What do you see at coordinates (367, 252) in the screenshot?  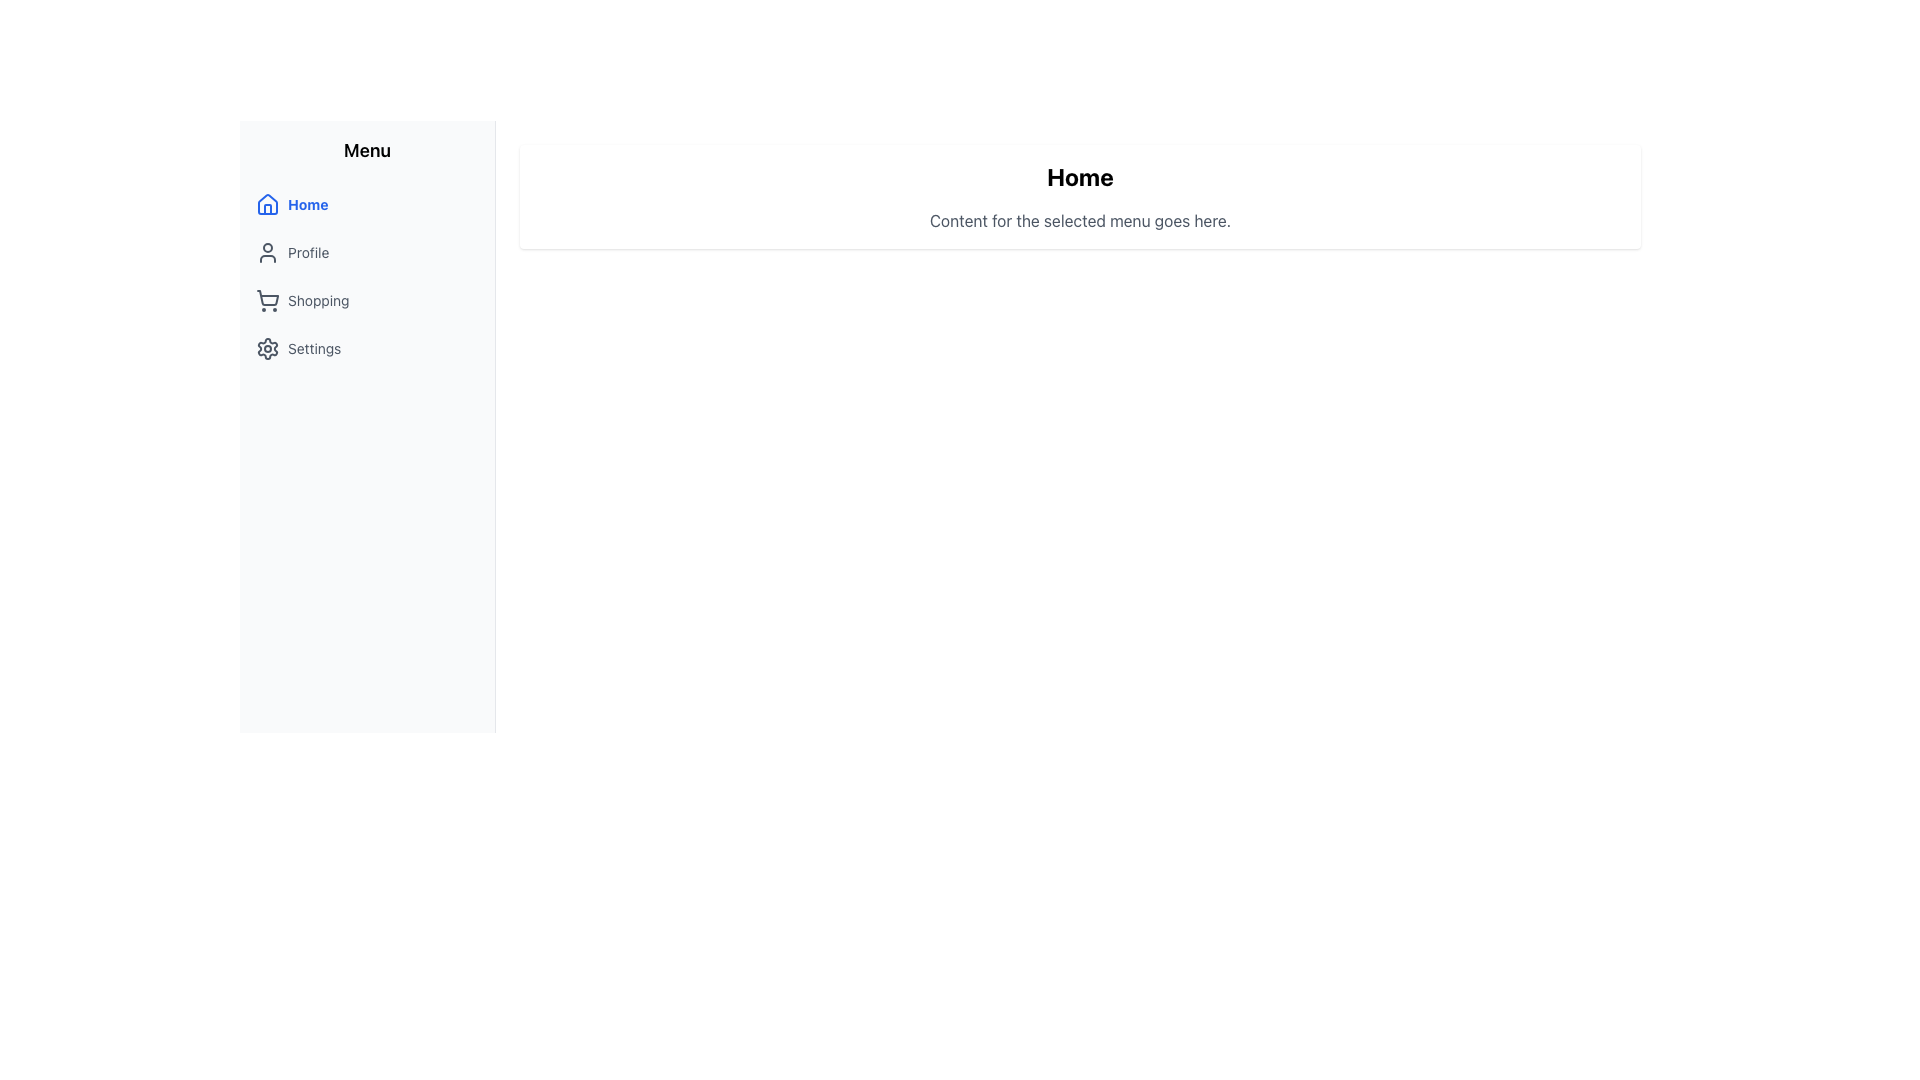 I see `the 'Profile' menu item in the sidebar` at bounding box center [367, 252].